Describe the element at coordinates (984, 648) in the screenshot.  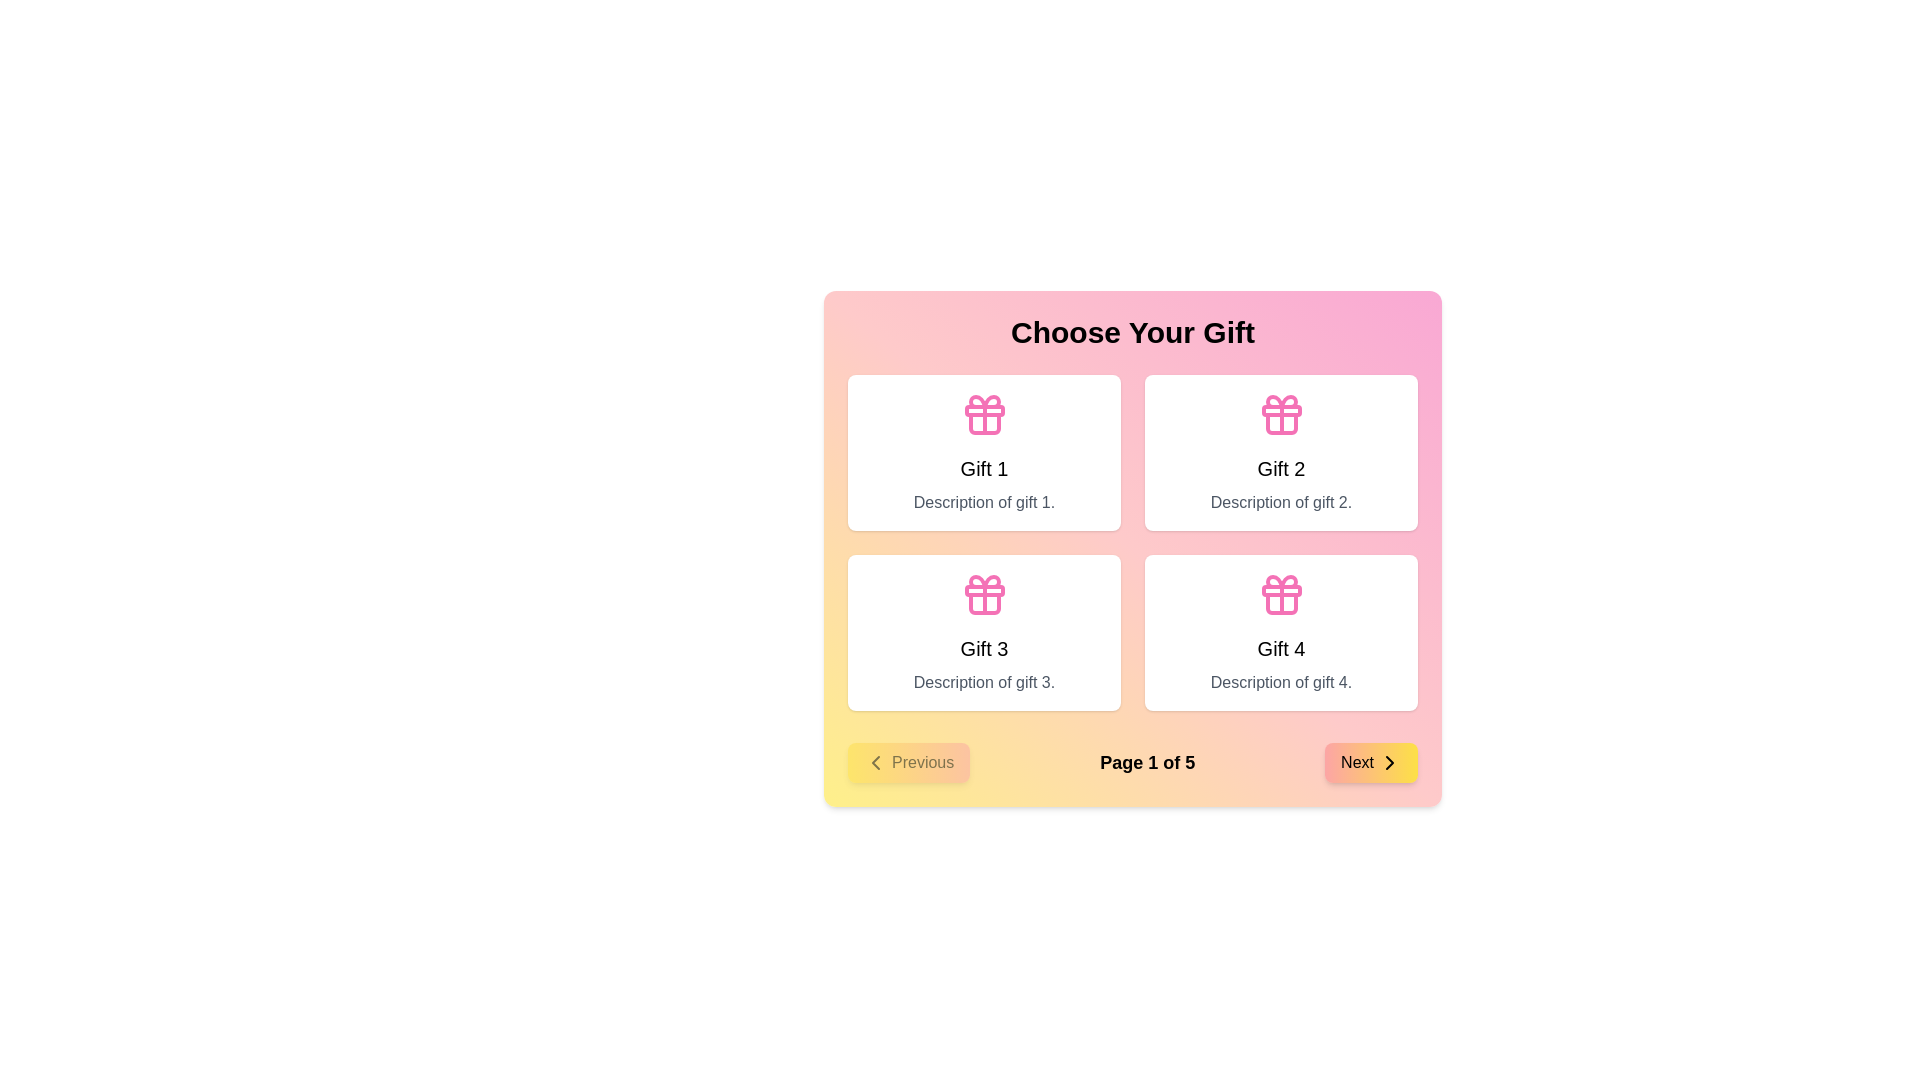
I see `the text label element displaying 'Gift 3', which is positioned in the grid layout of selectable gift options, specifically the title text of the third gift card` at that location.